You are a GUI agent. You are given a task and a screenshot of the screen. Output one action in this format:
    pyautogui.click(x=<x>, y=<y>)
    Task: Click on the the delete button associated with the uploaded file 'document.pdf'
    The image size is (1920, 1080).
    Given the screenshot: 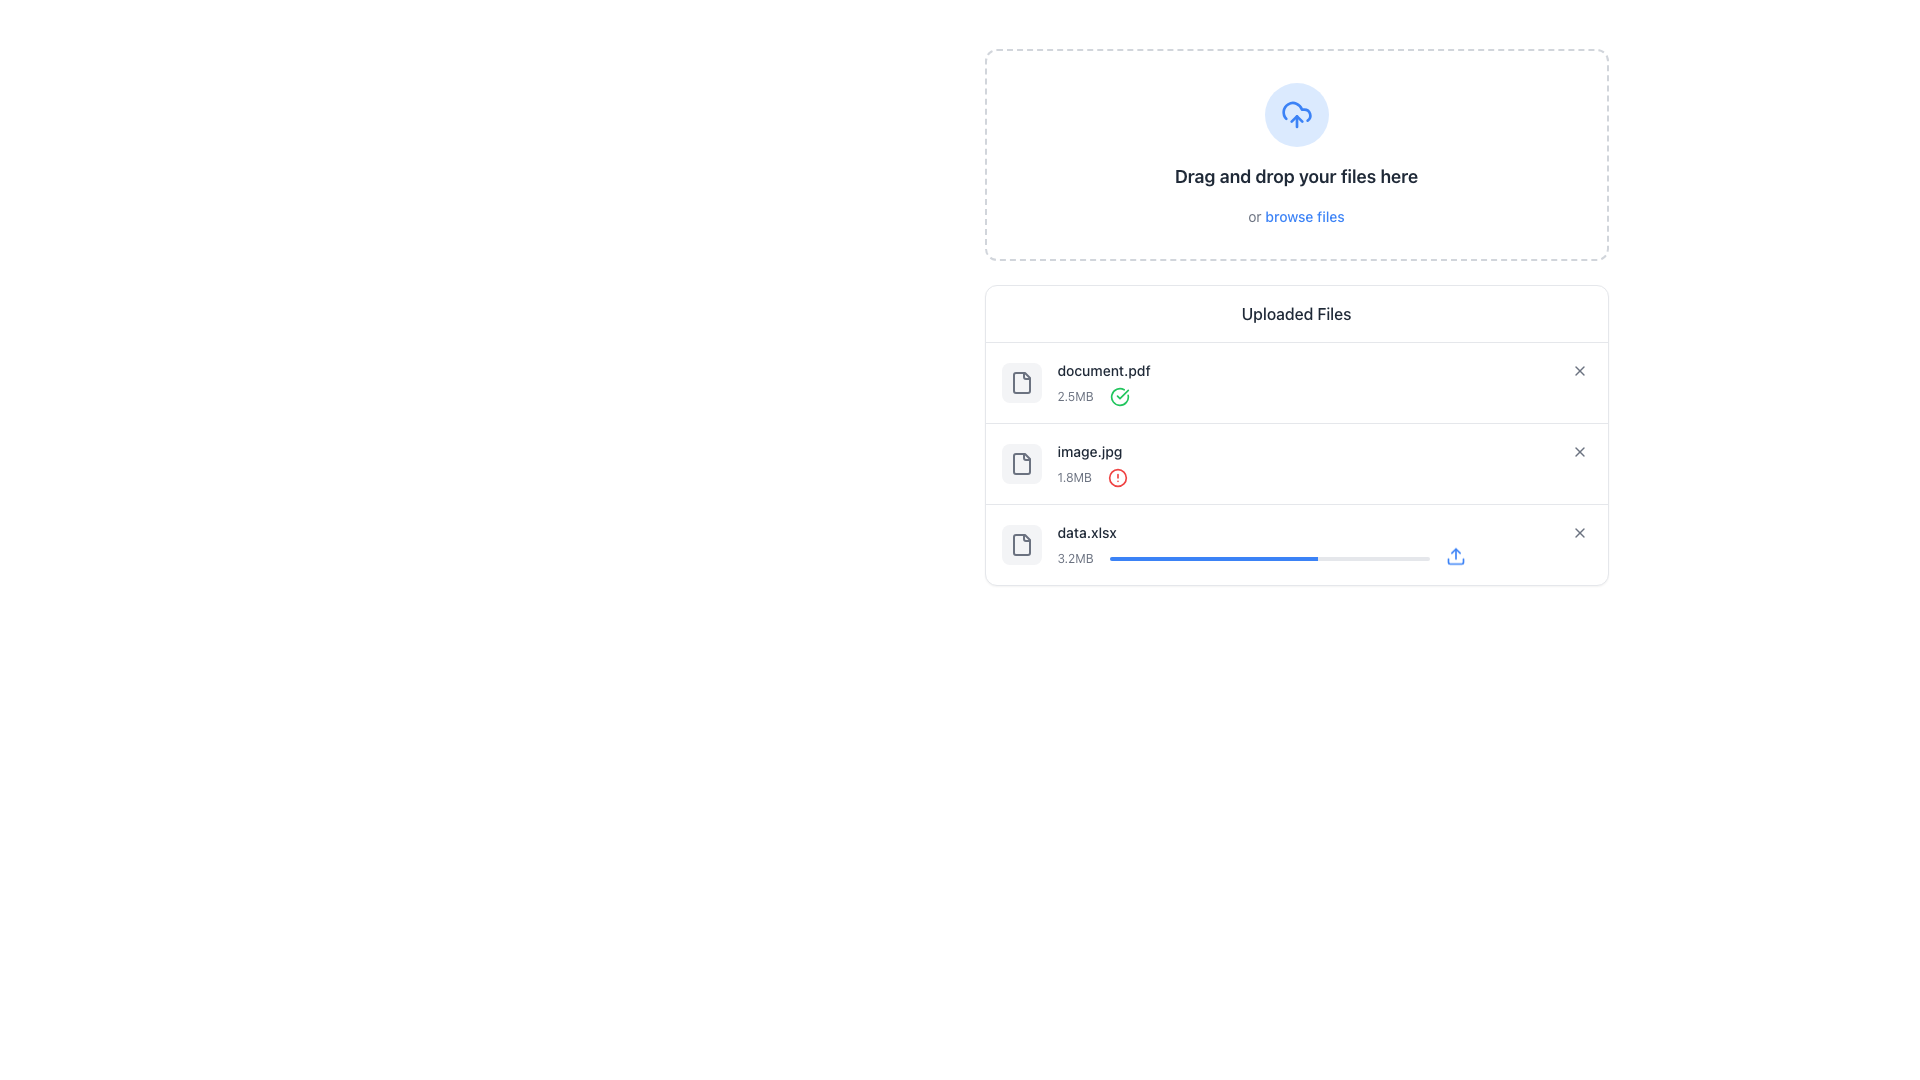 What is the action you would take?
    pyautogui.click(x=1296, y=382)
    